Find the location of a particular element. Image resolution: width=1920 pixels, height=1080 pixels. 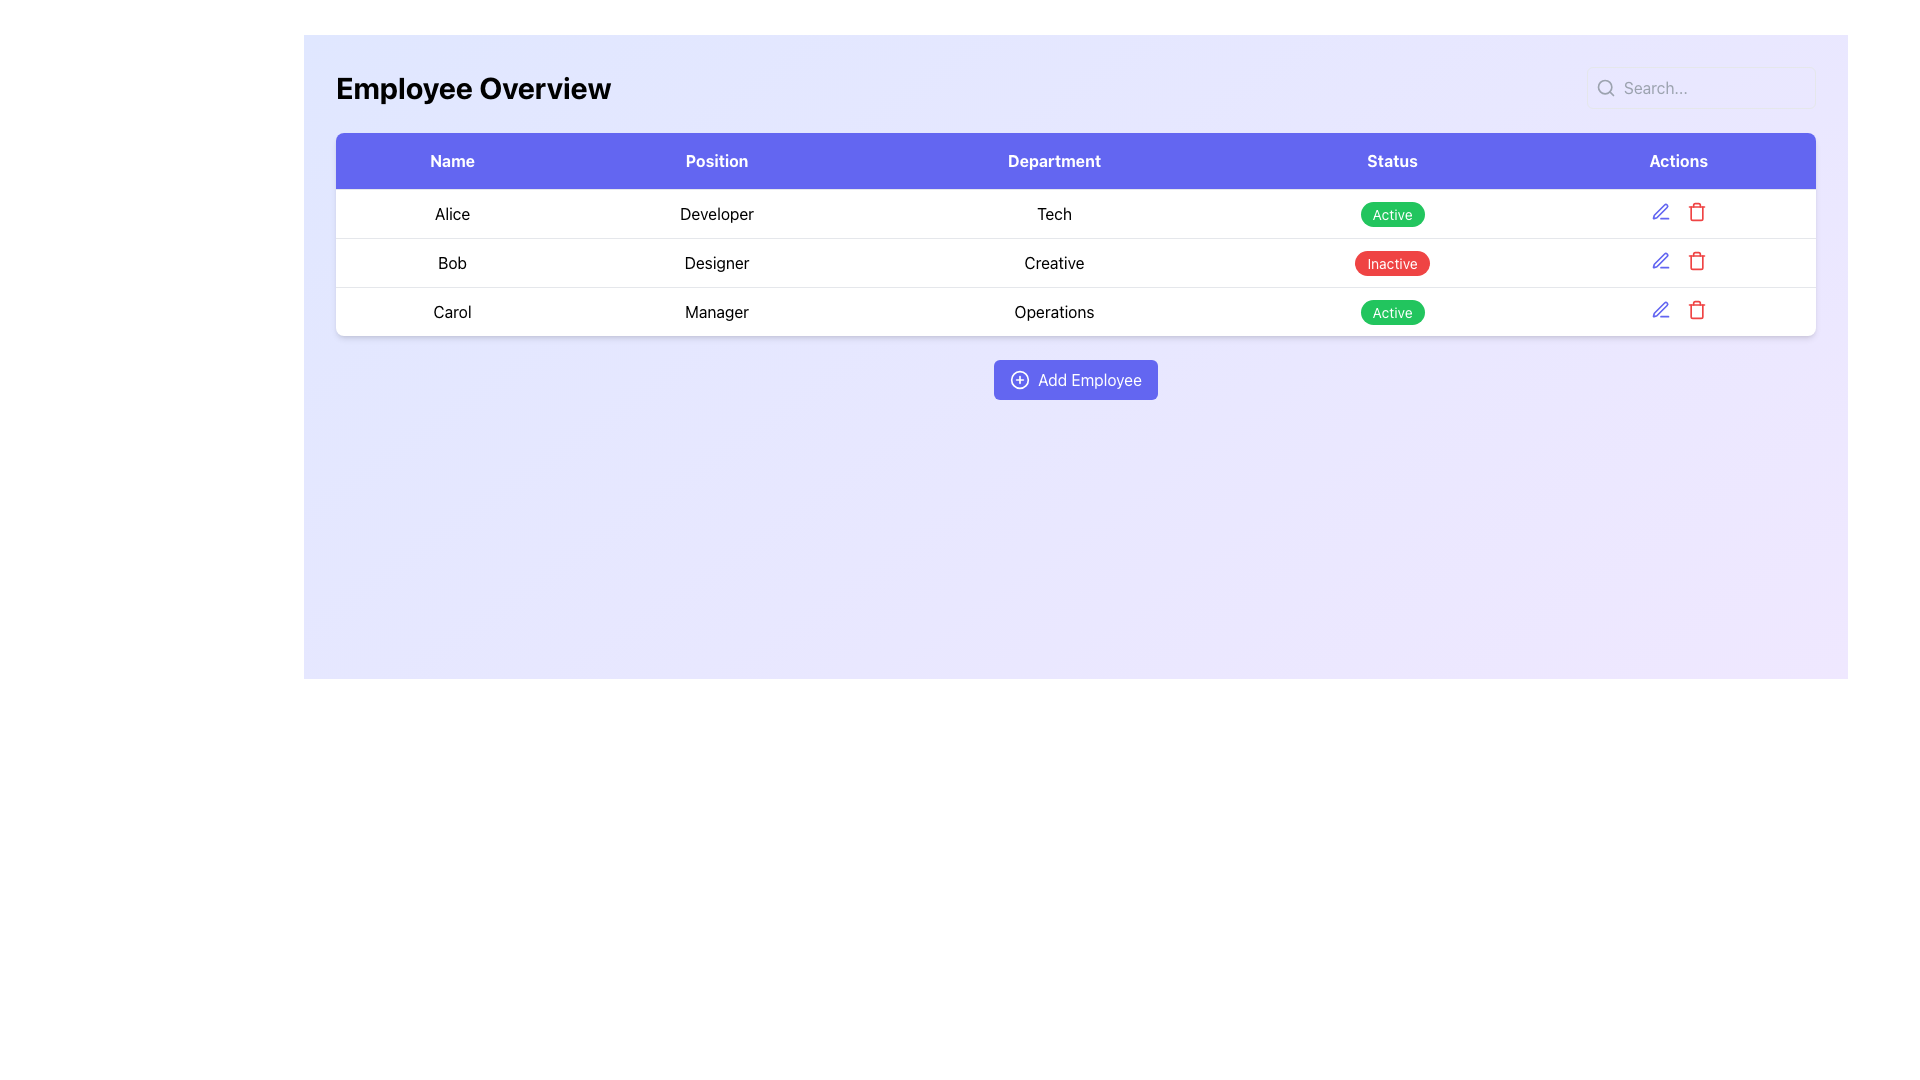

the red trash bin icon located in the rightmost cell under the 'Actions' column is located at coordinates (1695, 212).